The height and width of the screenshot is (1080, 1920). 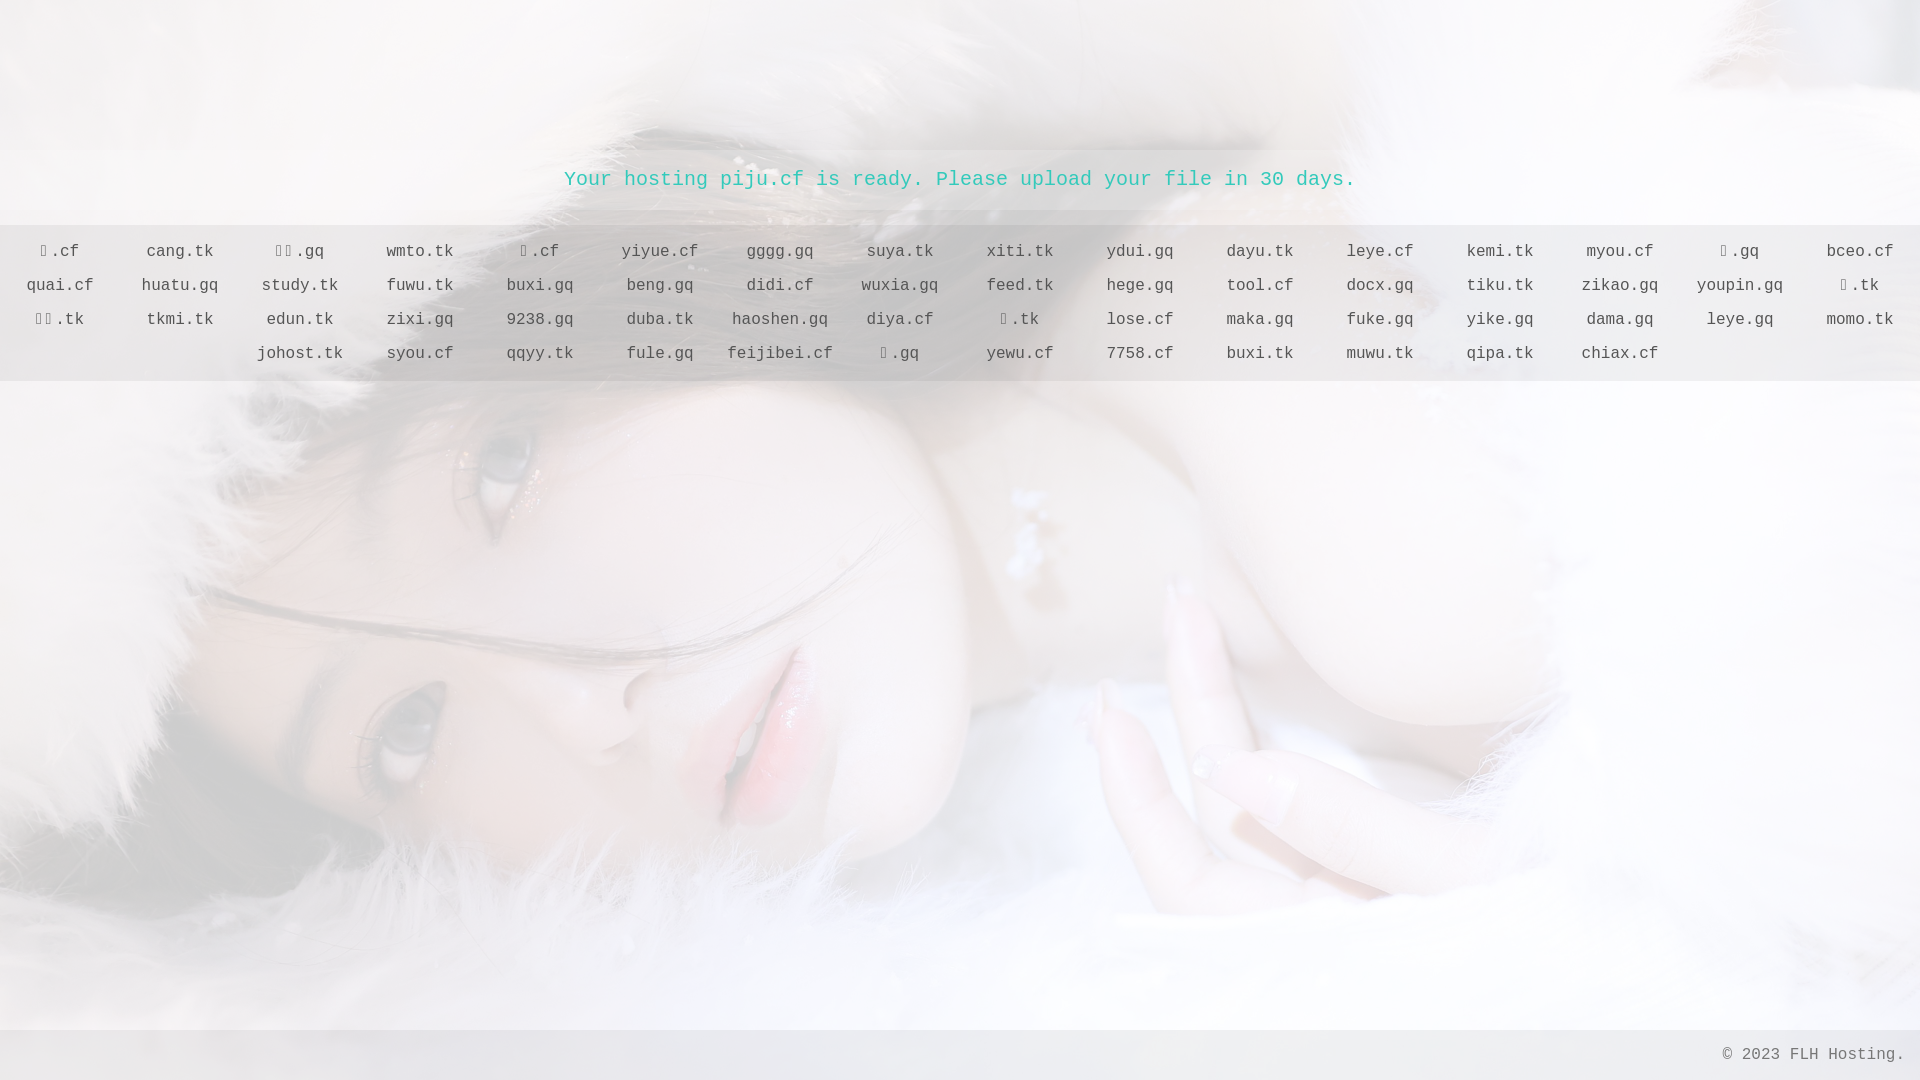 What do you see at coordinates (960, 353) in the screenshot?
I see `'yewu.cf'` at bounding box center [960, 353].